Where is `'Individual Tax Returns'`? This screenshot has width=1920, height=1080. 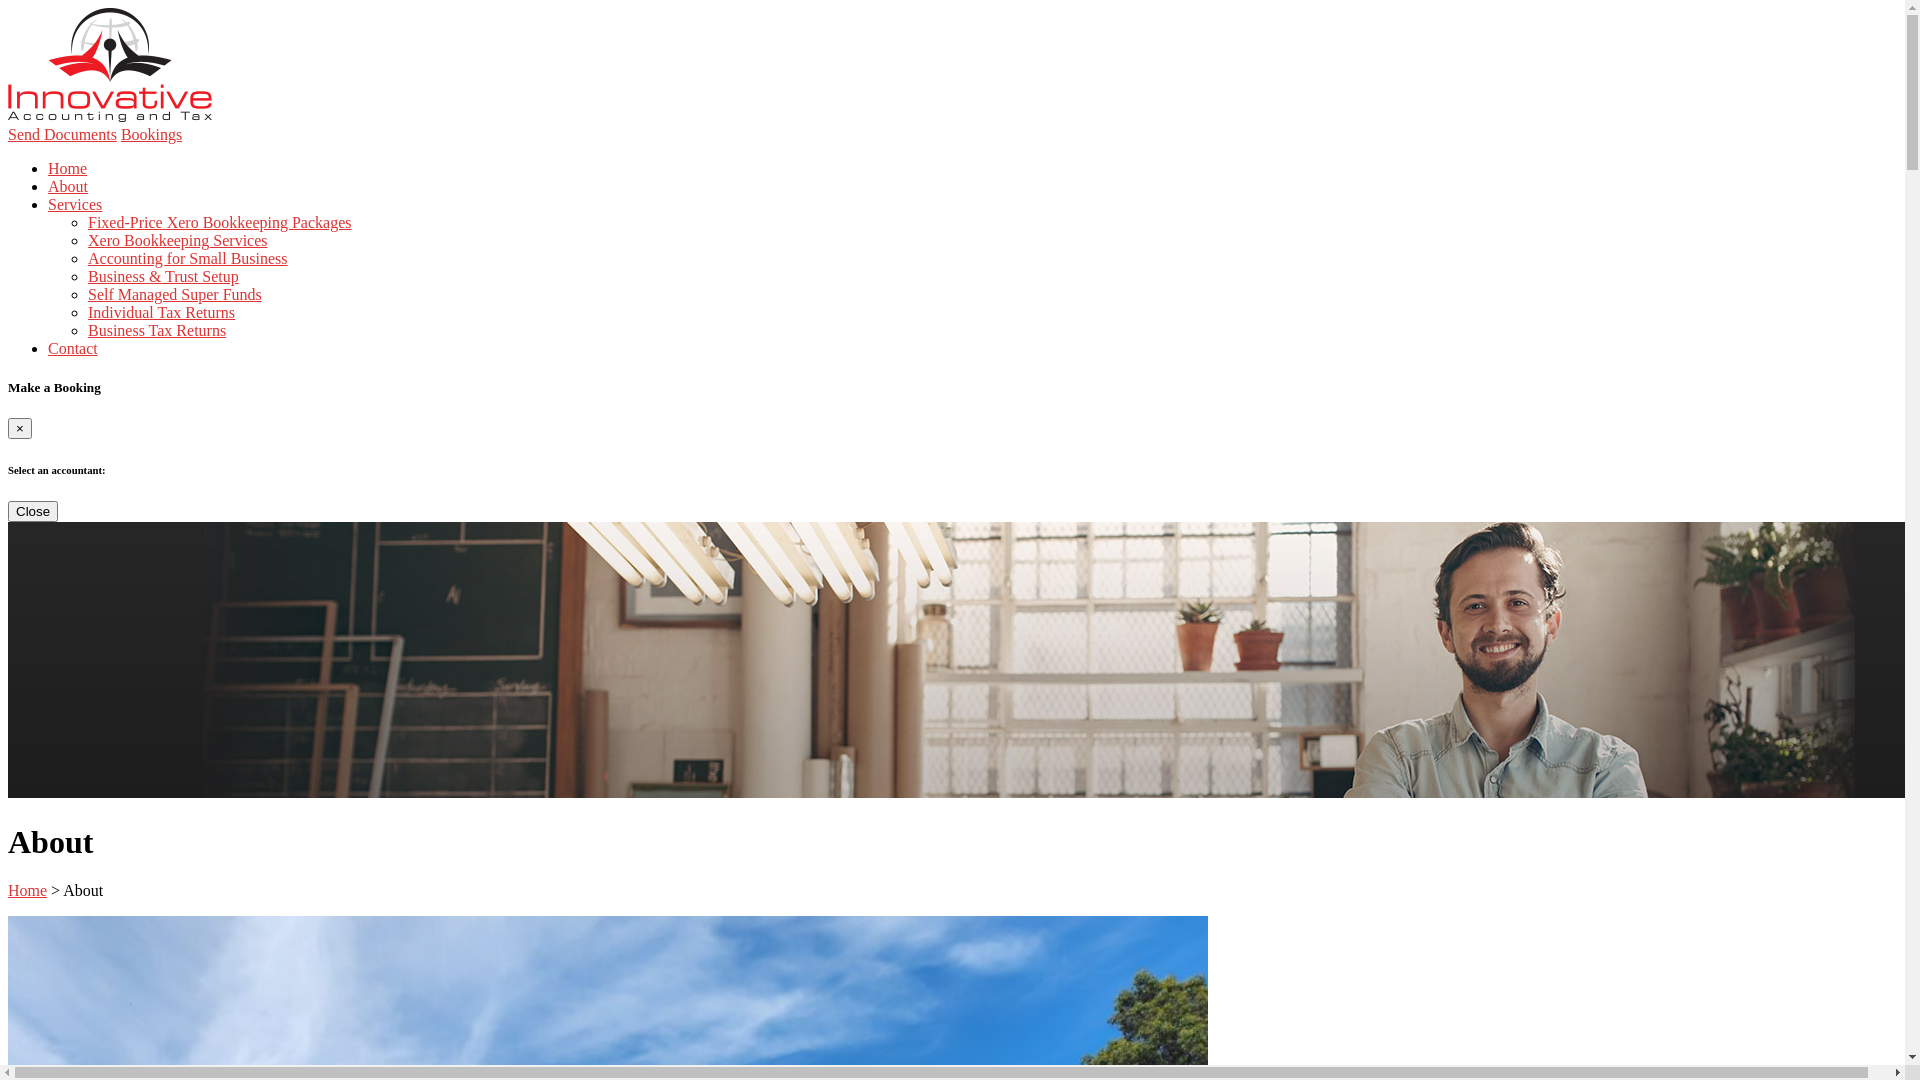 'Individual Tax Returns' is located at coordinates (161, 312).